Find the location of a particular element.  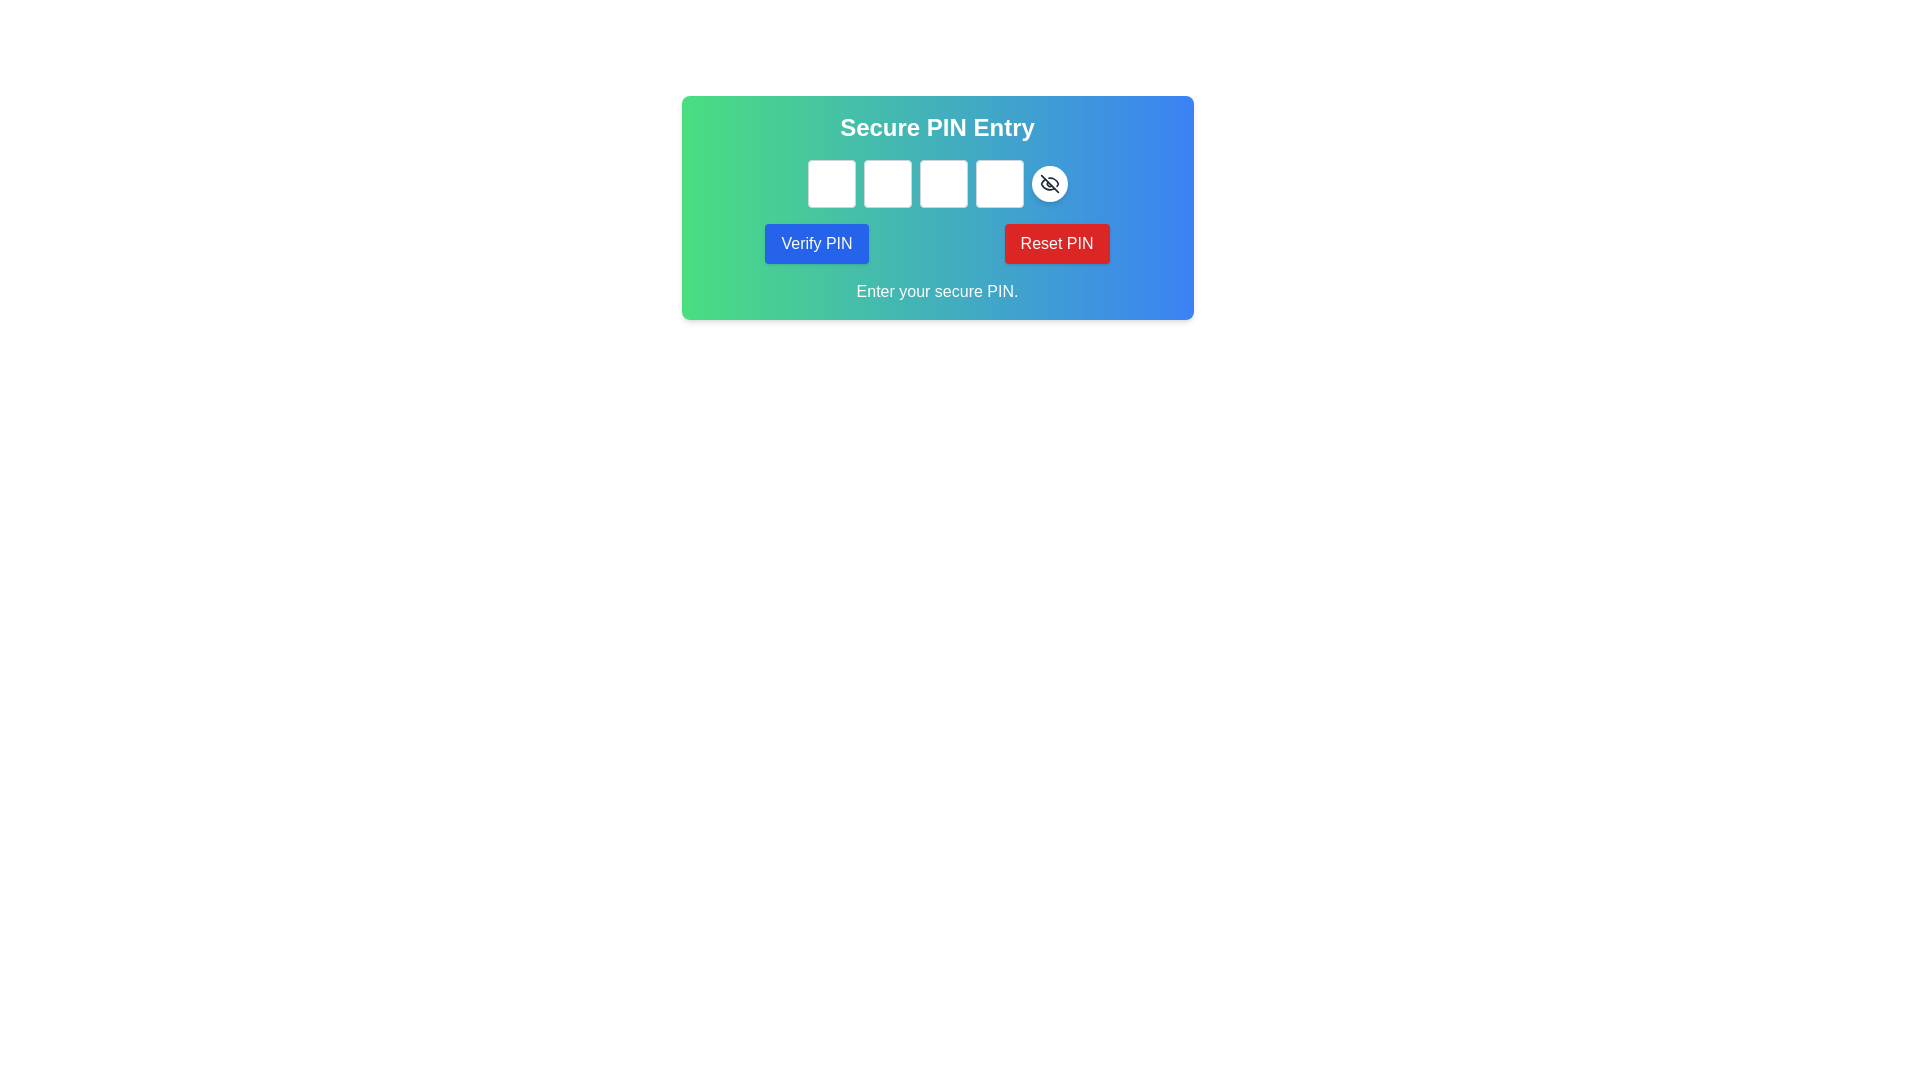

the text header that reads 'Secure PIN Entry', which is displayed in bold and large text, centered within a gradient background transitioning from green to blue is located at coordinates (936, 127).